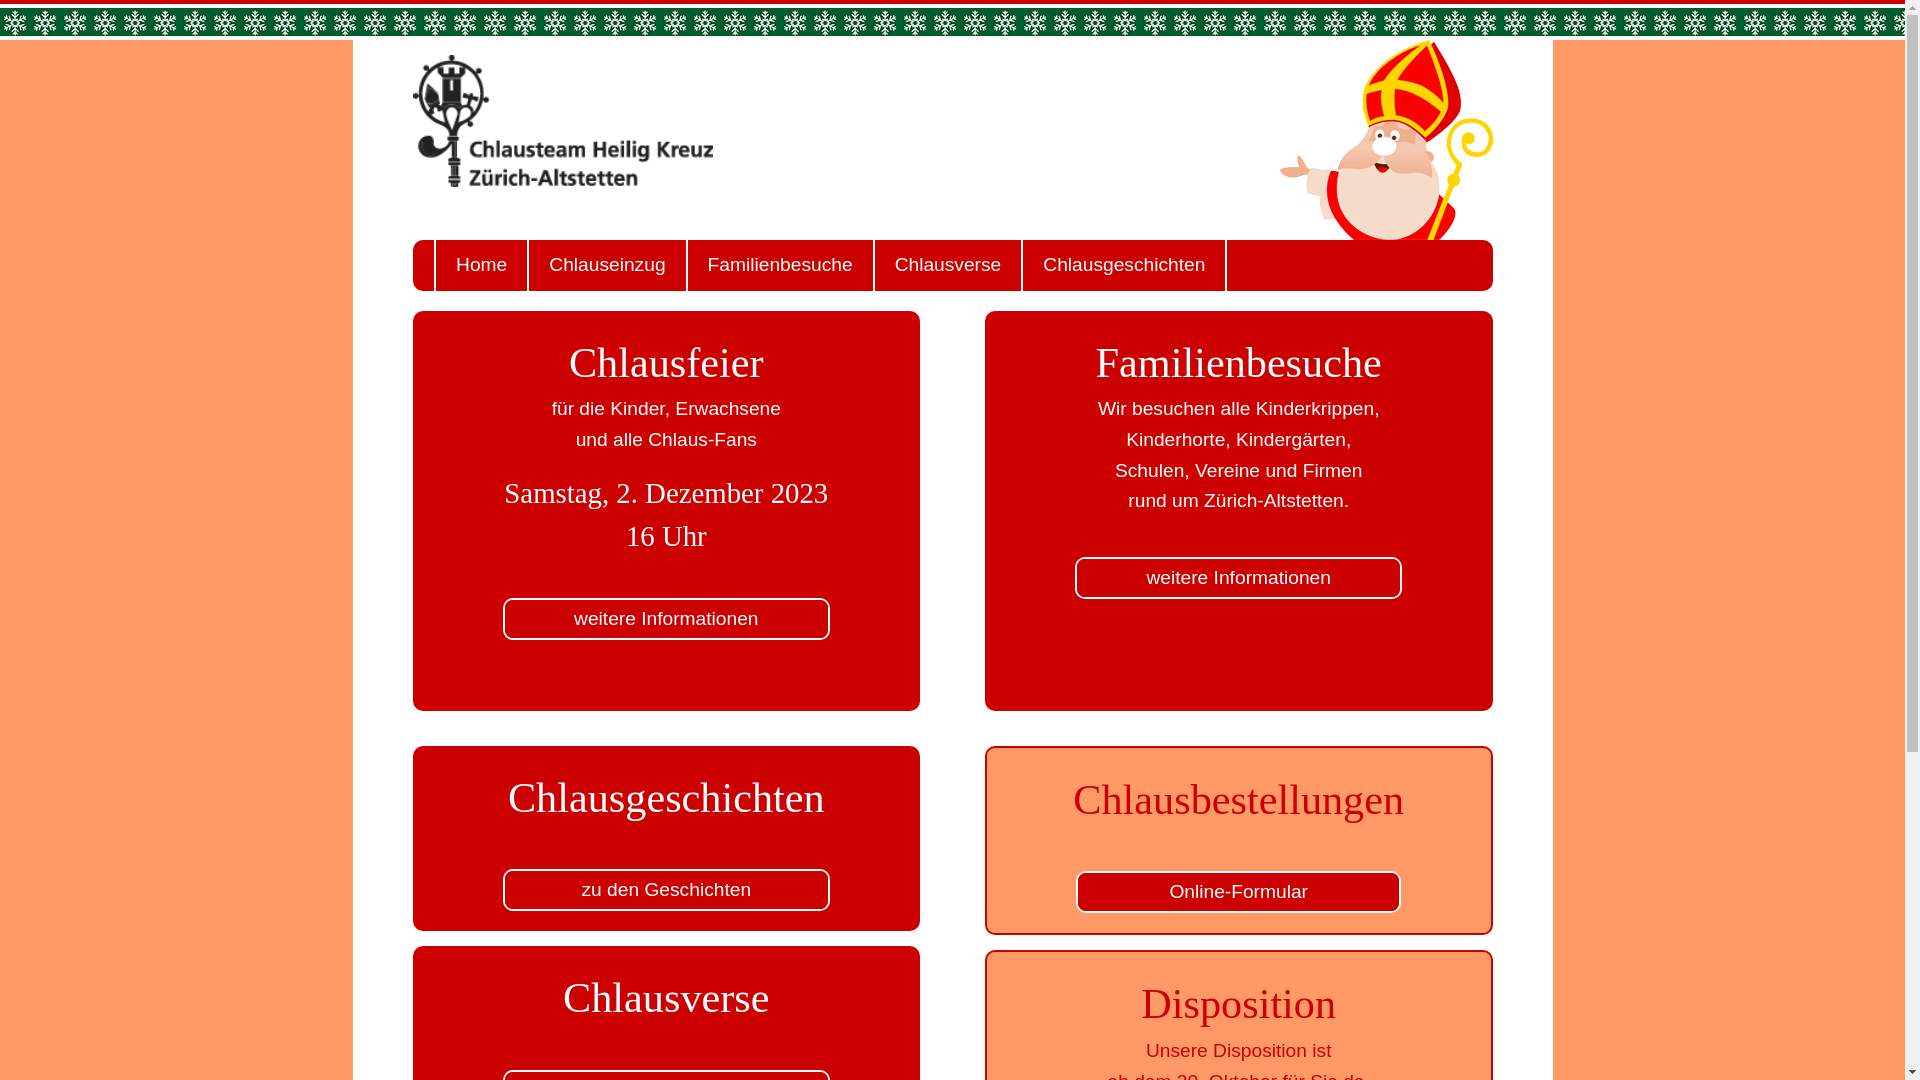 The width and height of the screenshot is (1920, 1080). Describe the element at coordinates (527, 264) in the screenshot. I see `'Chlauseinzug'` at that location.